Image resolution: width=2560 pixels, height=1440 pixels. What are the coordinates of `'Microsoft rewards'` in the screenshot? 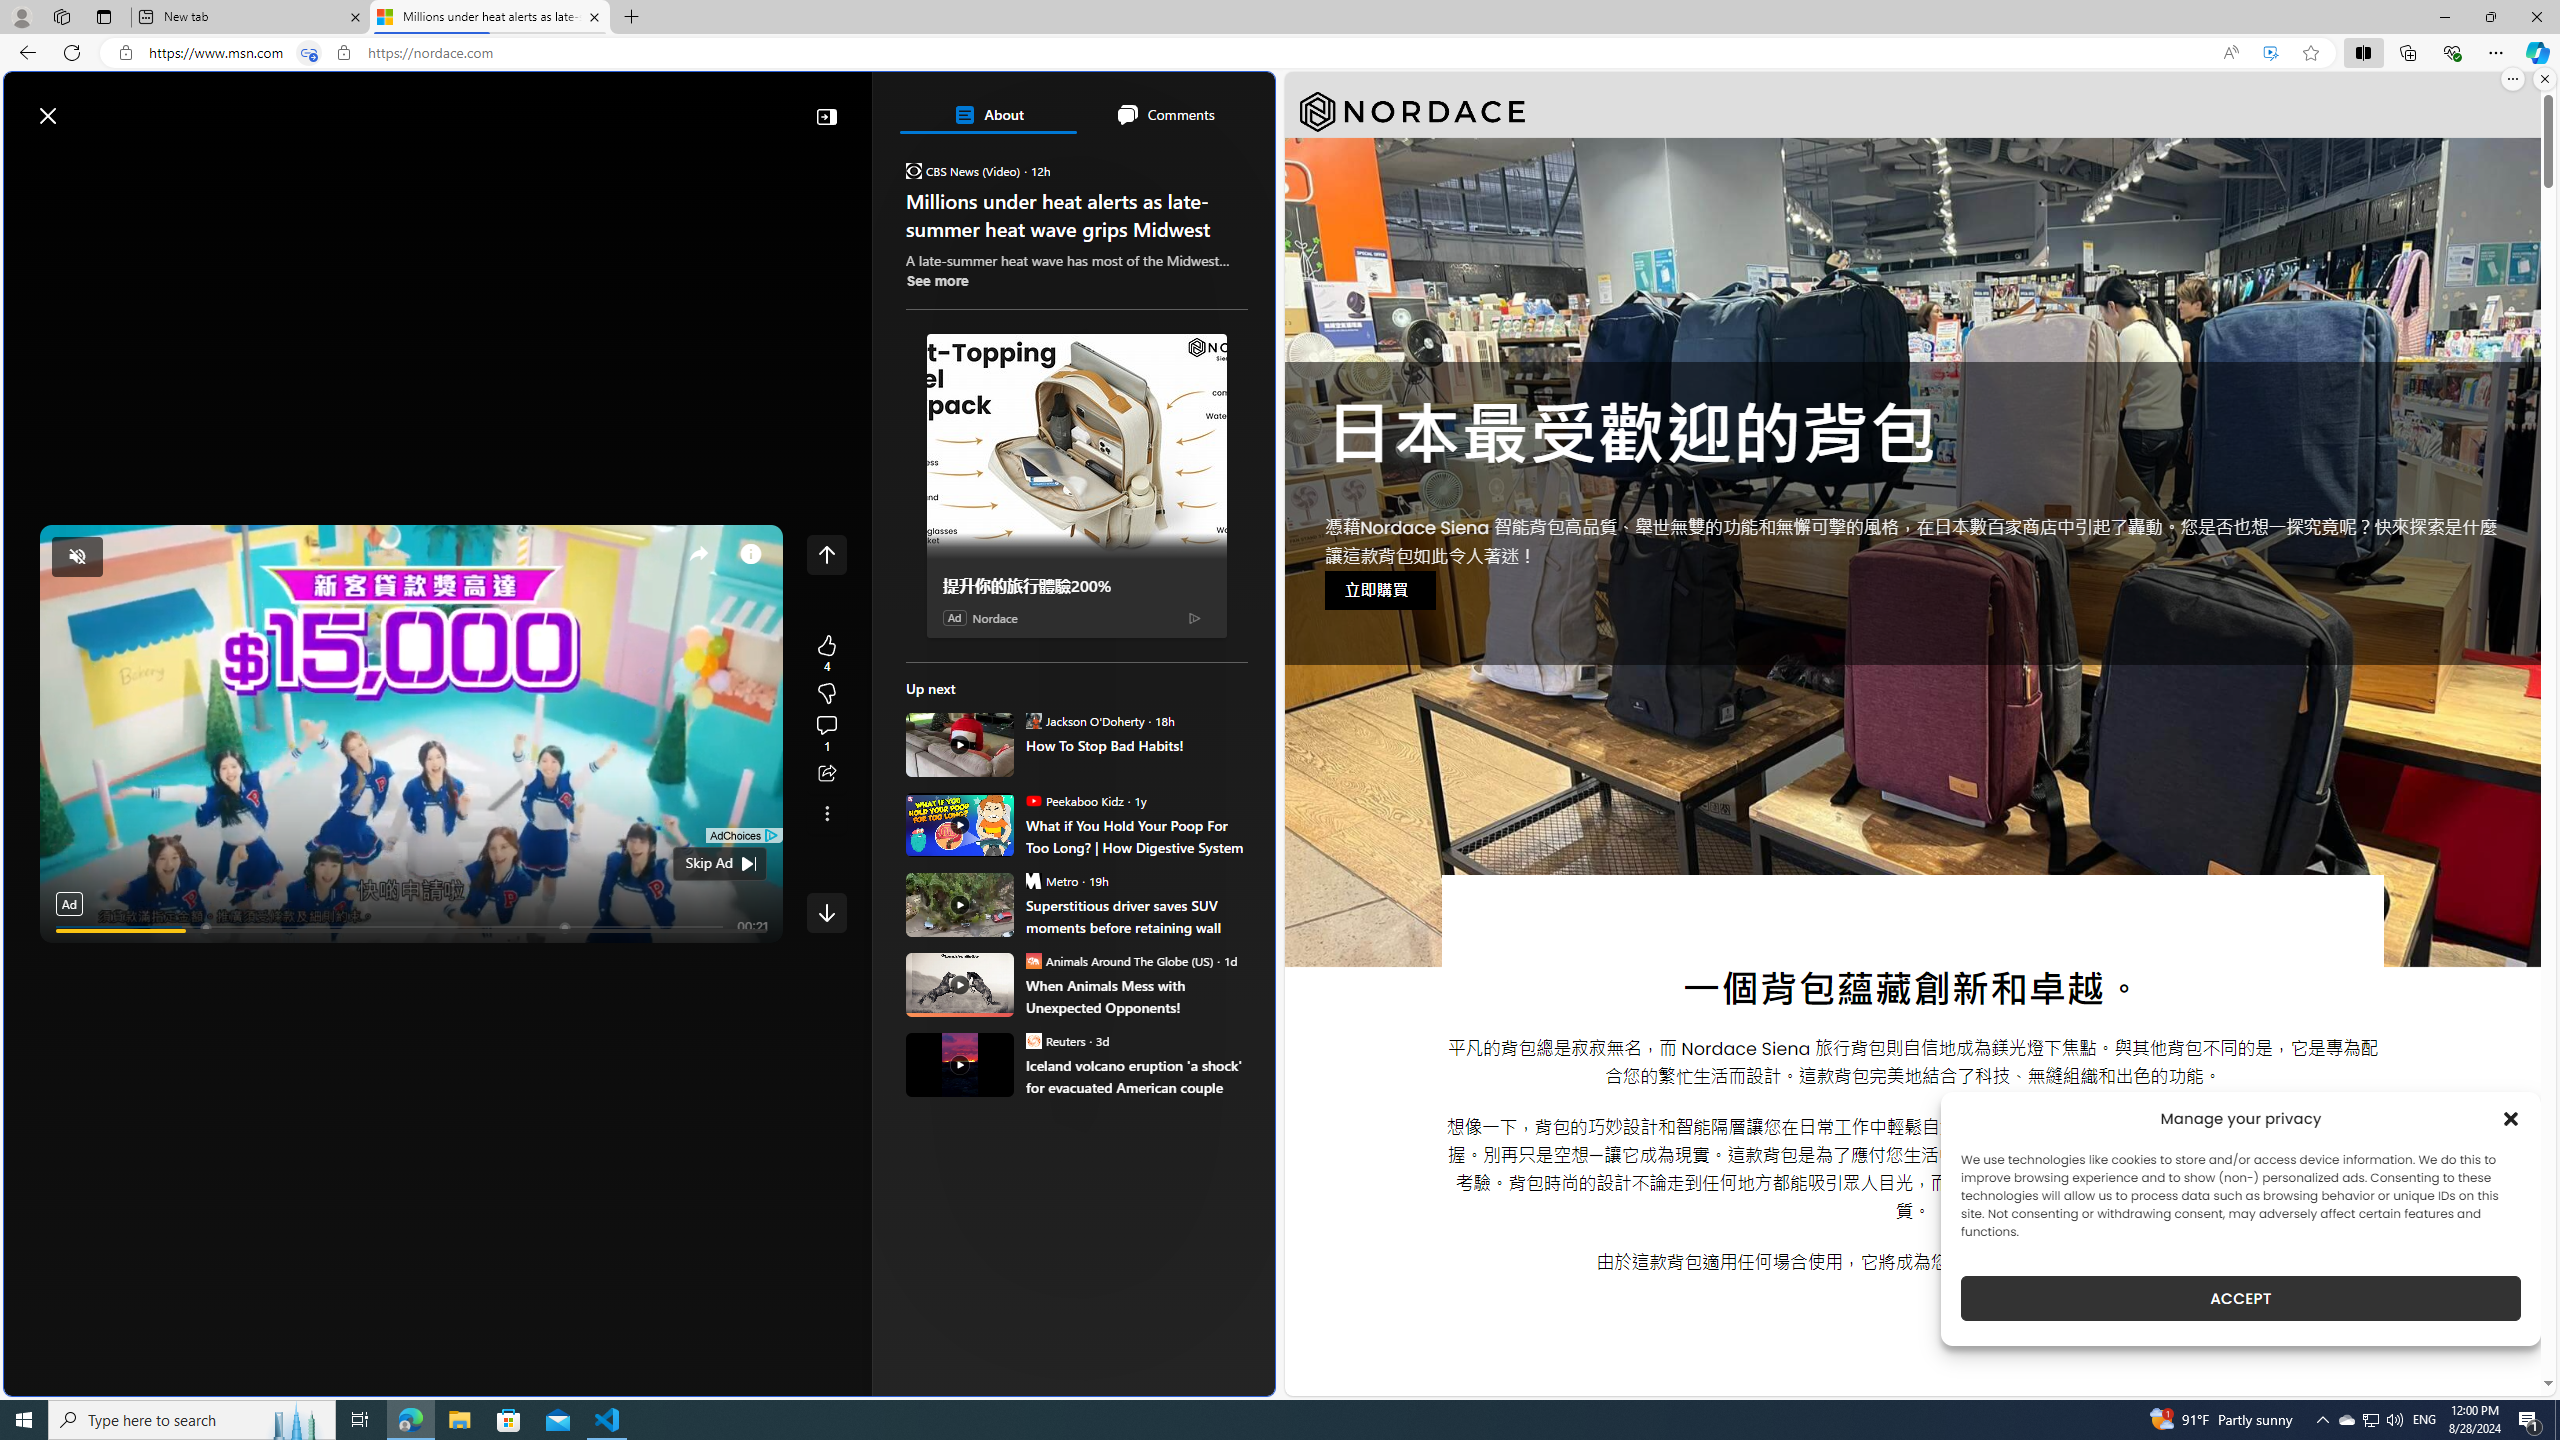 It's located at (1149, 106).